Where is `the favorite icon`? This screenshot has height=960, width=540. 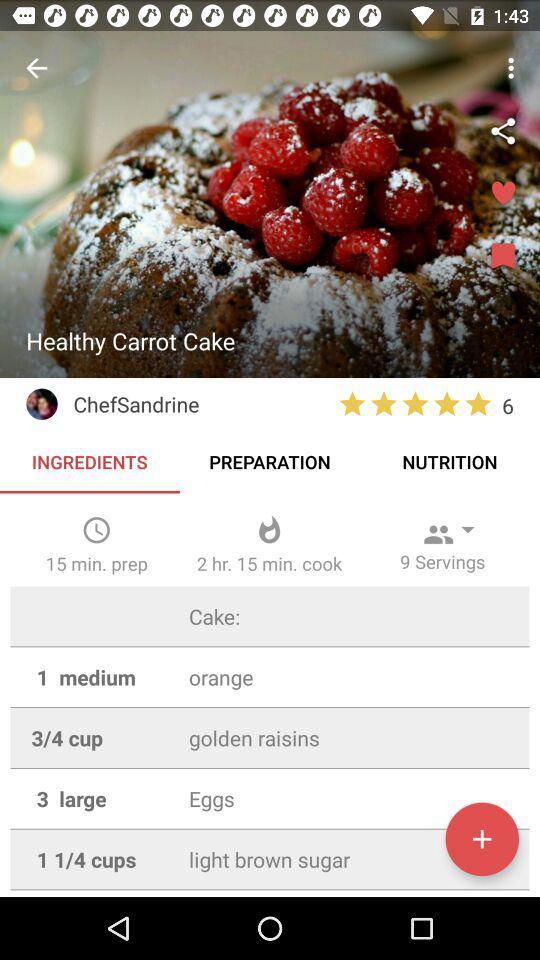 the favorite icon is located at coordinates (502, 194).